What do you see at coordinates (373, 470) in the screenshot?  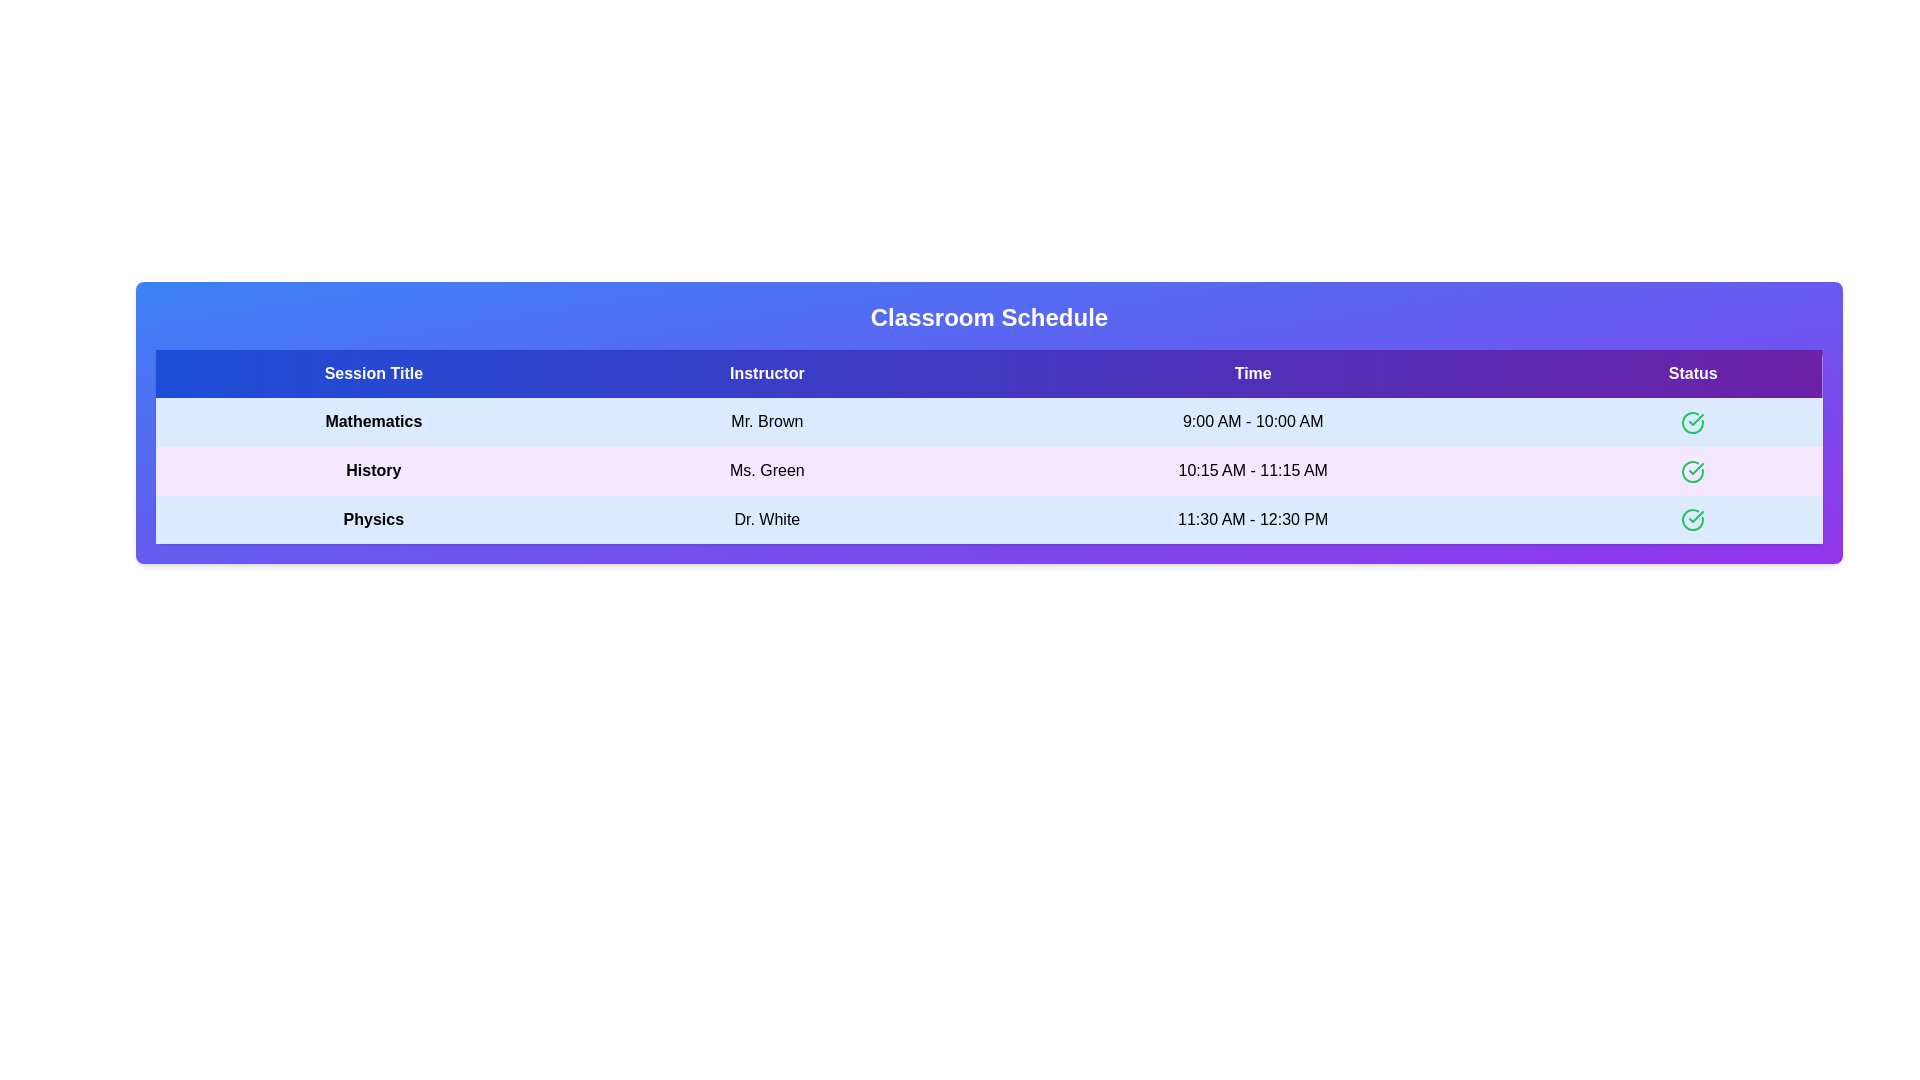 I see `the text element History to select or copy its content` at bounding box center [373, 470].